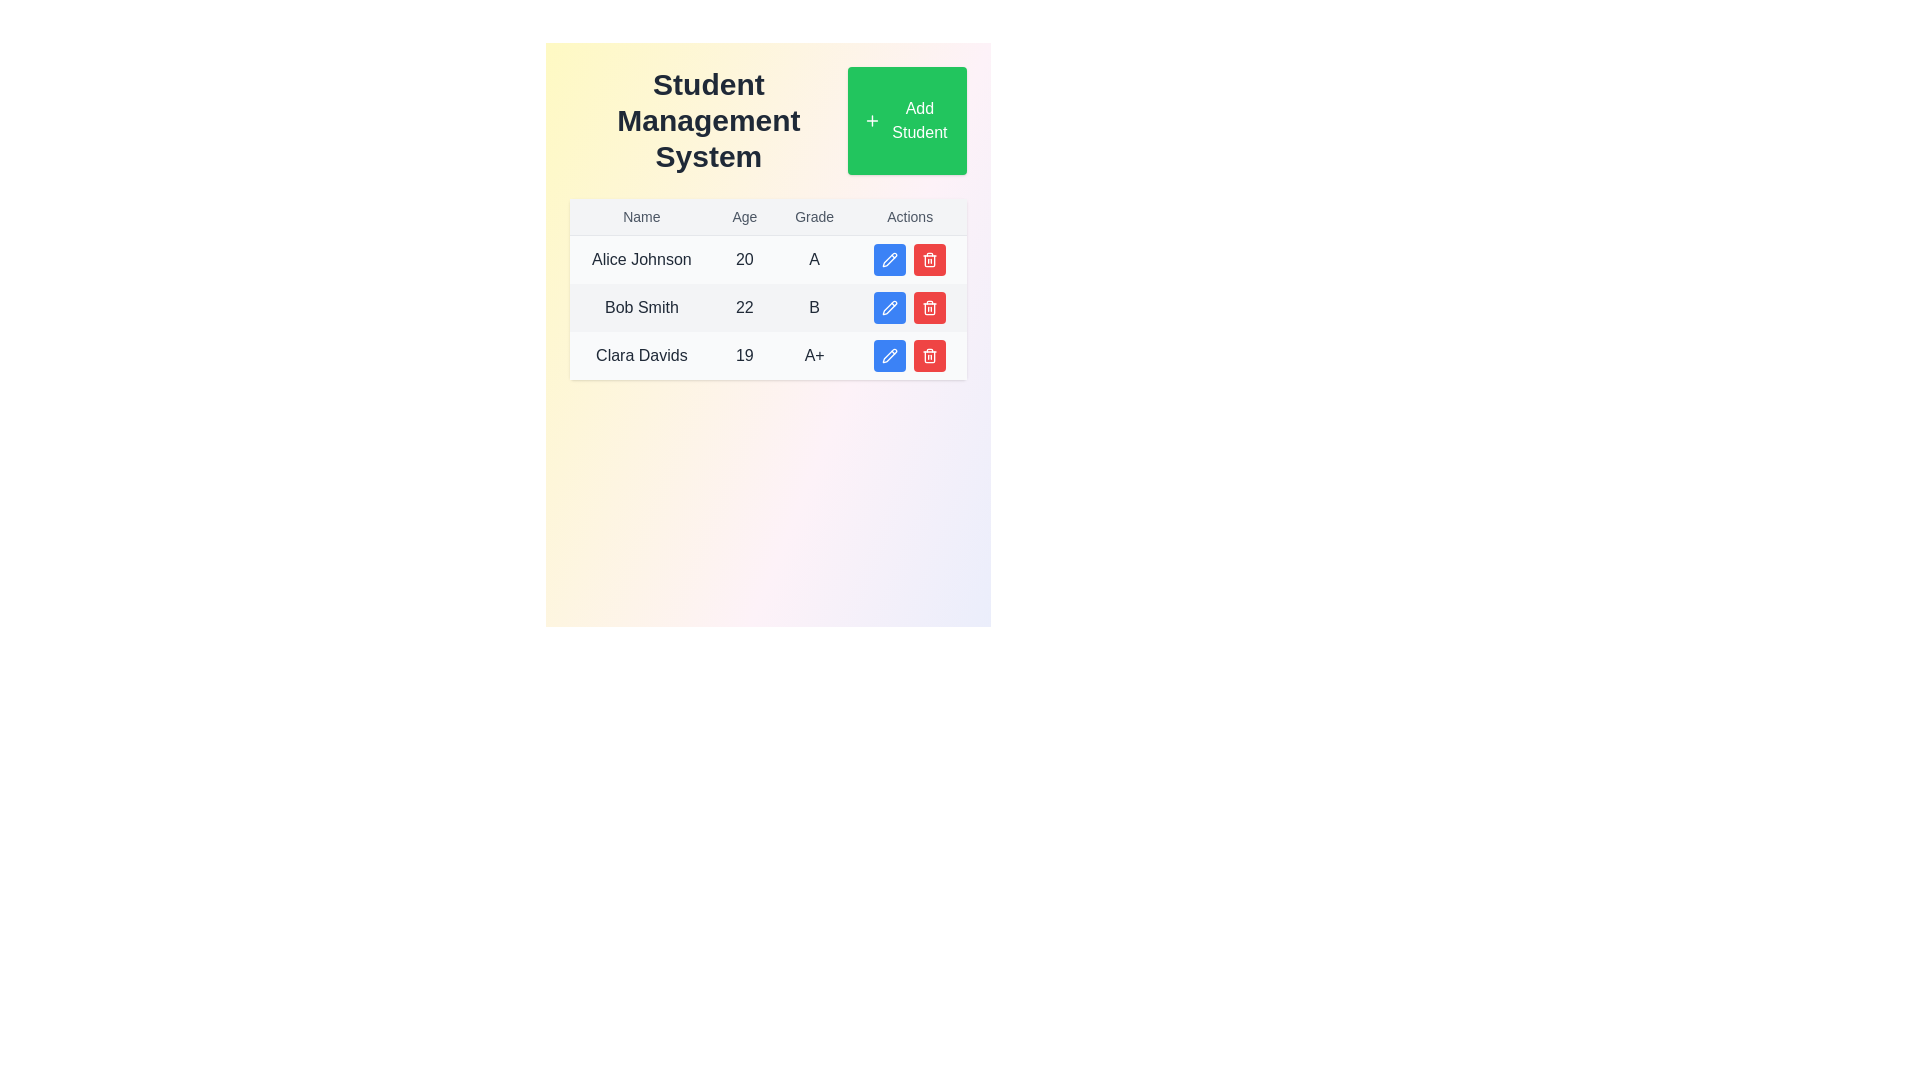  Describe the element at coordinates (889, 308) in the screenshot. I see `the edit icon button located in the 'Actions' column of the second row in the table next to the user 'Bob Smith'` at that location.